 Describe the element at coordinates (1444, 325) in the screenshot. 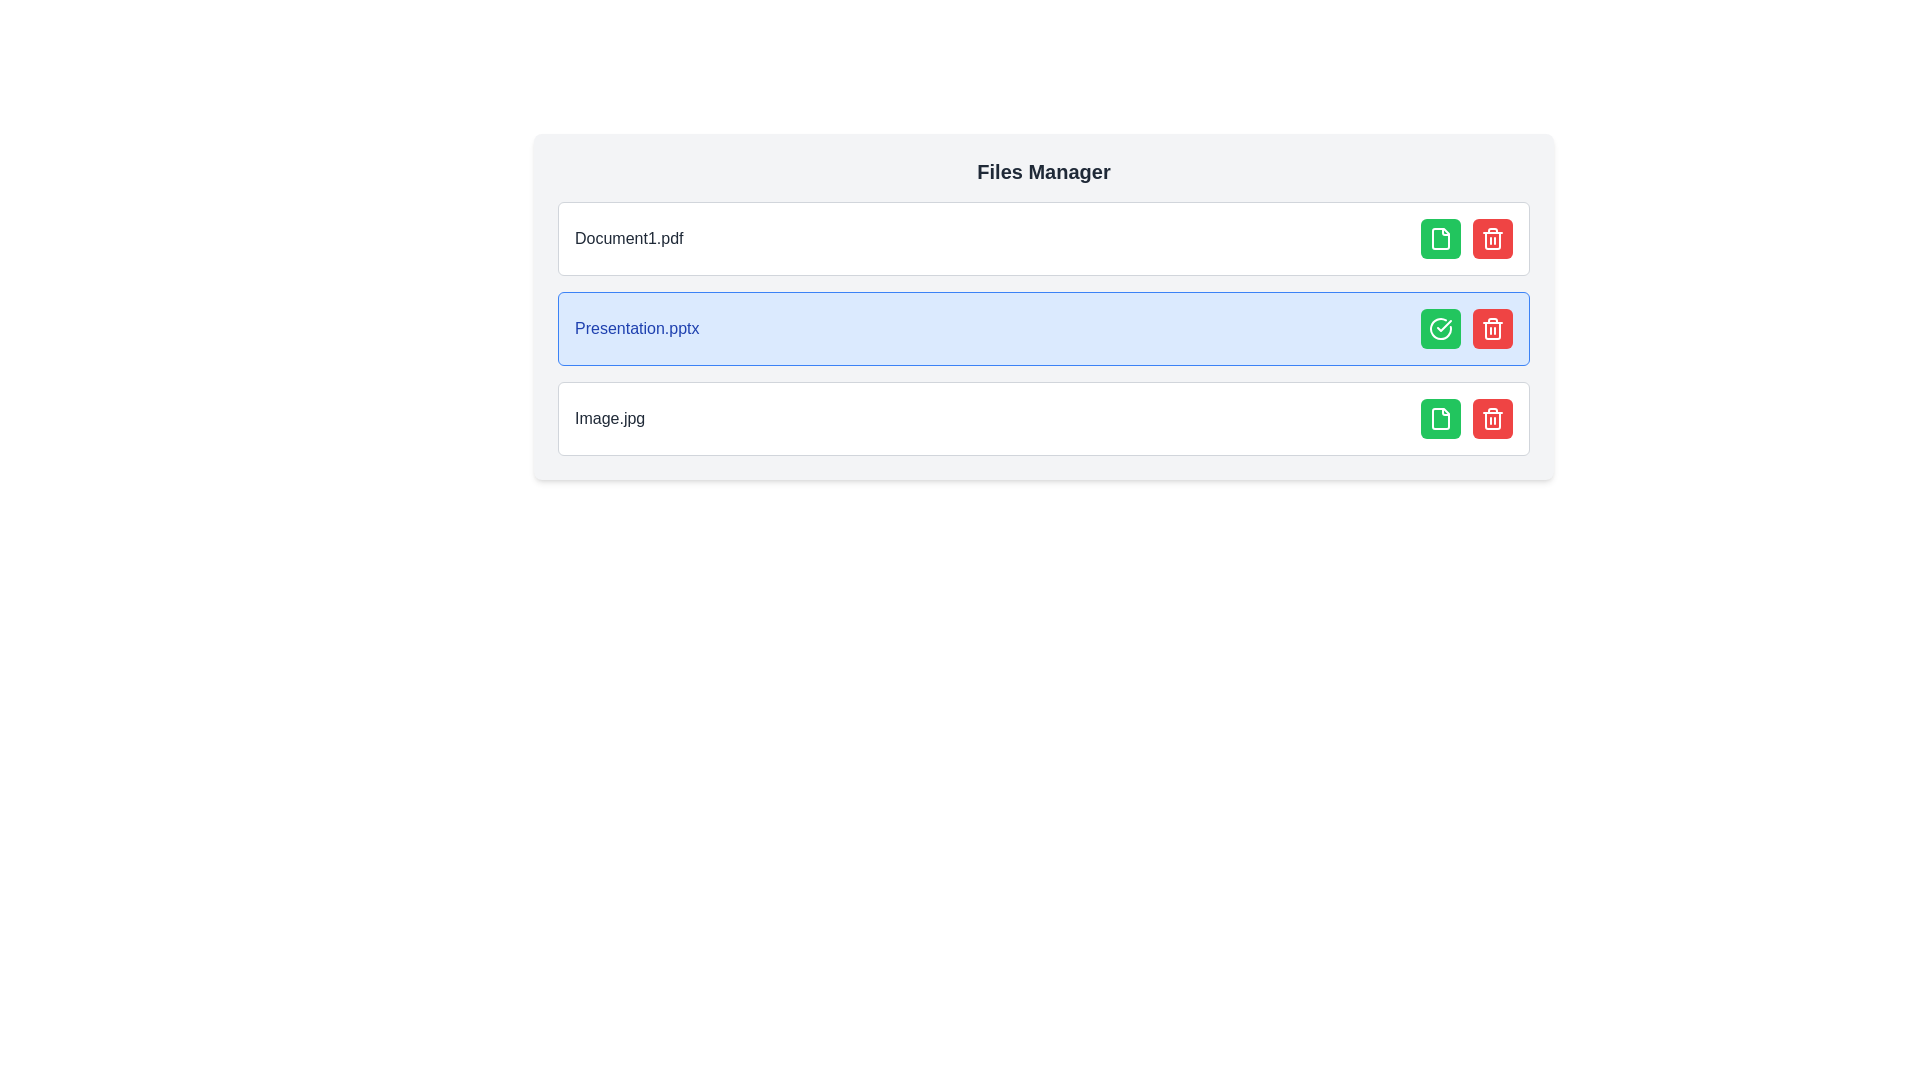

I see `the green checkmark symbol embedded within the circular icon associated with the entry 'Presentation.pptx' in the file manager interface` at that location.